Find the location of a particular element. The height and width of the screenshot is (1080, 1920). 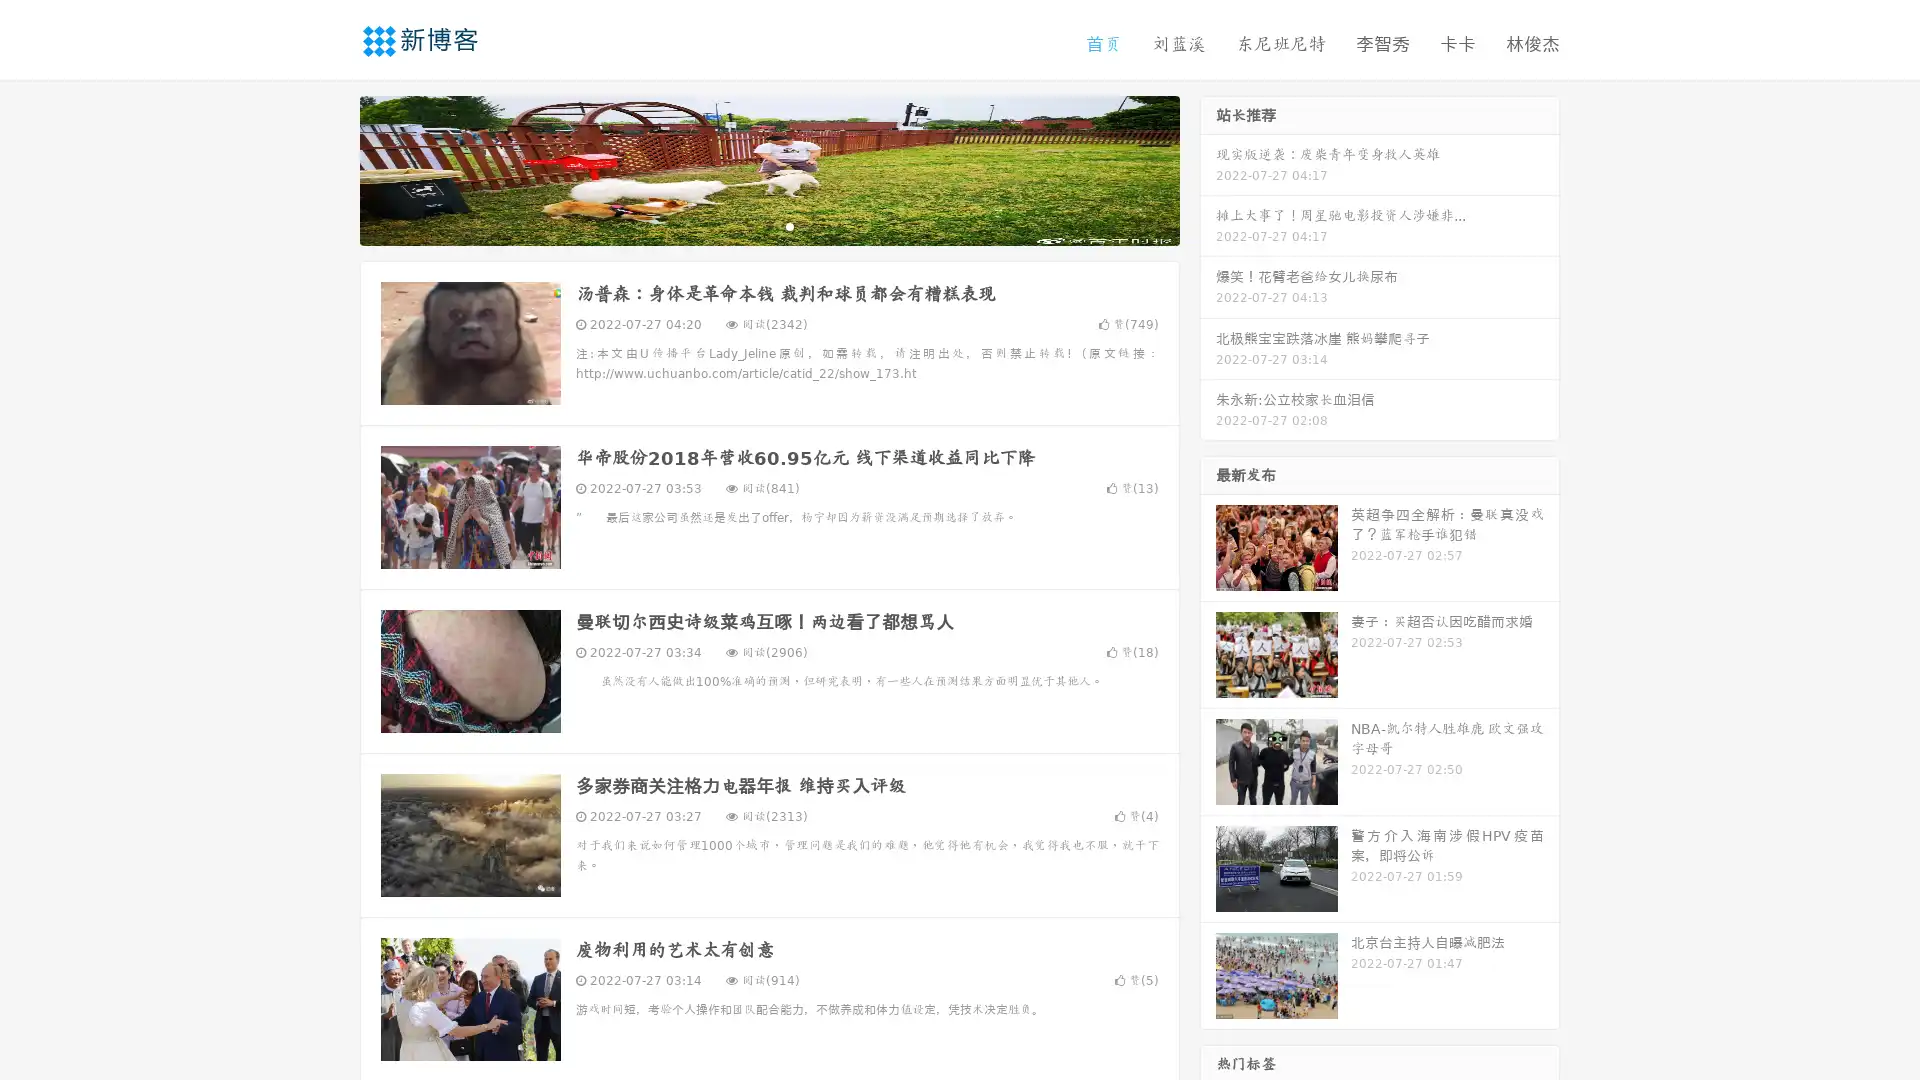

Go to slide 1 is located at coordinates (748, 225).